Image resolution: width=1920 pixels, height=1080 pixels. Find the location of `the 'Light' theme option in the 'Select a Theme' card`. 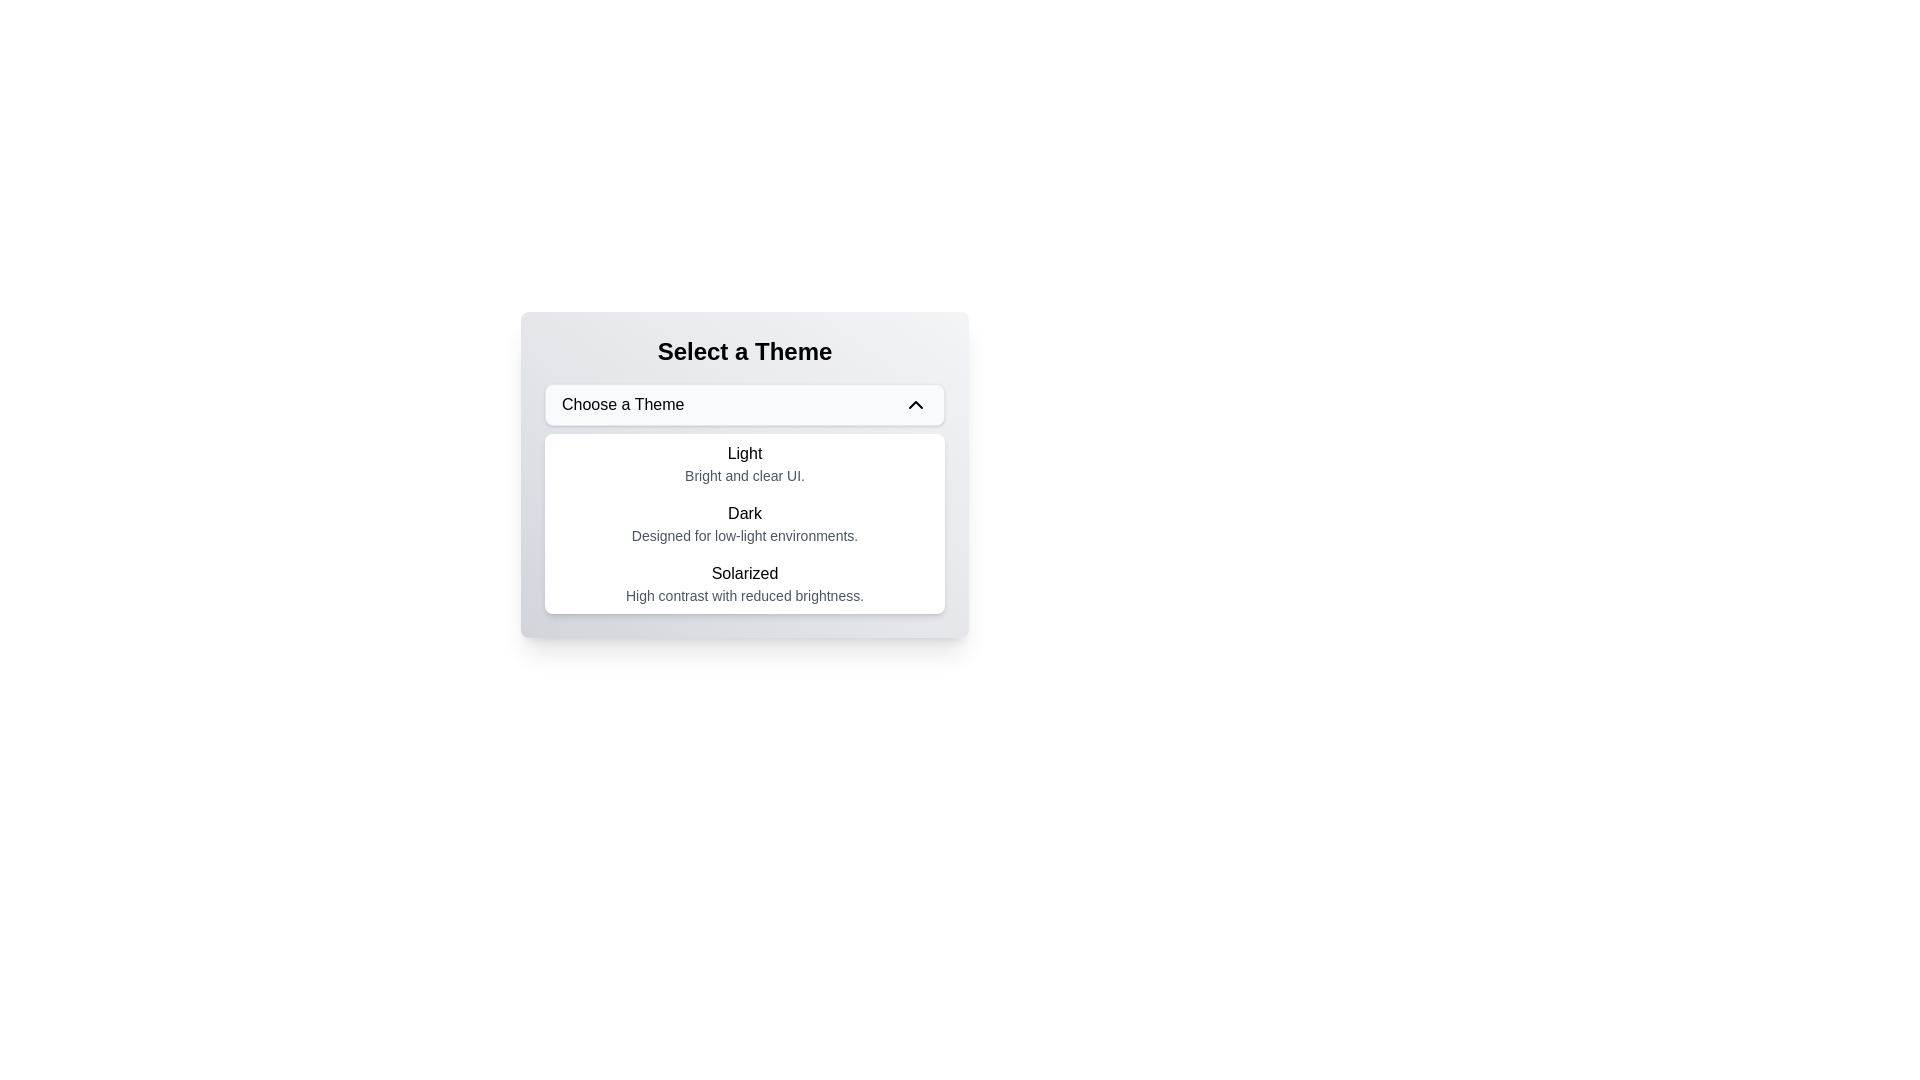

the 'Light' theme option in the 'Select a Theme' card is located at coordinates (743, 474).